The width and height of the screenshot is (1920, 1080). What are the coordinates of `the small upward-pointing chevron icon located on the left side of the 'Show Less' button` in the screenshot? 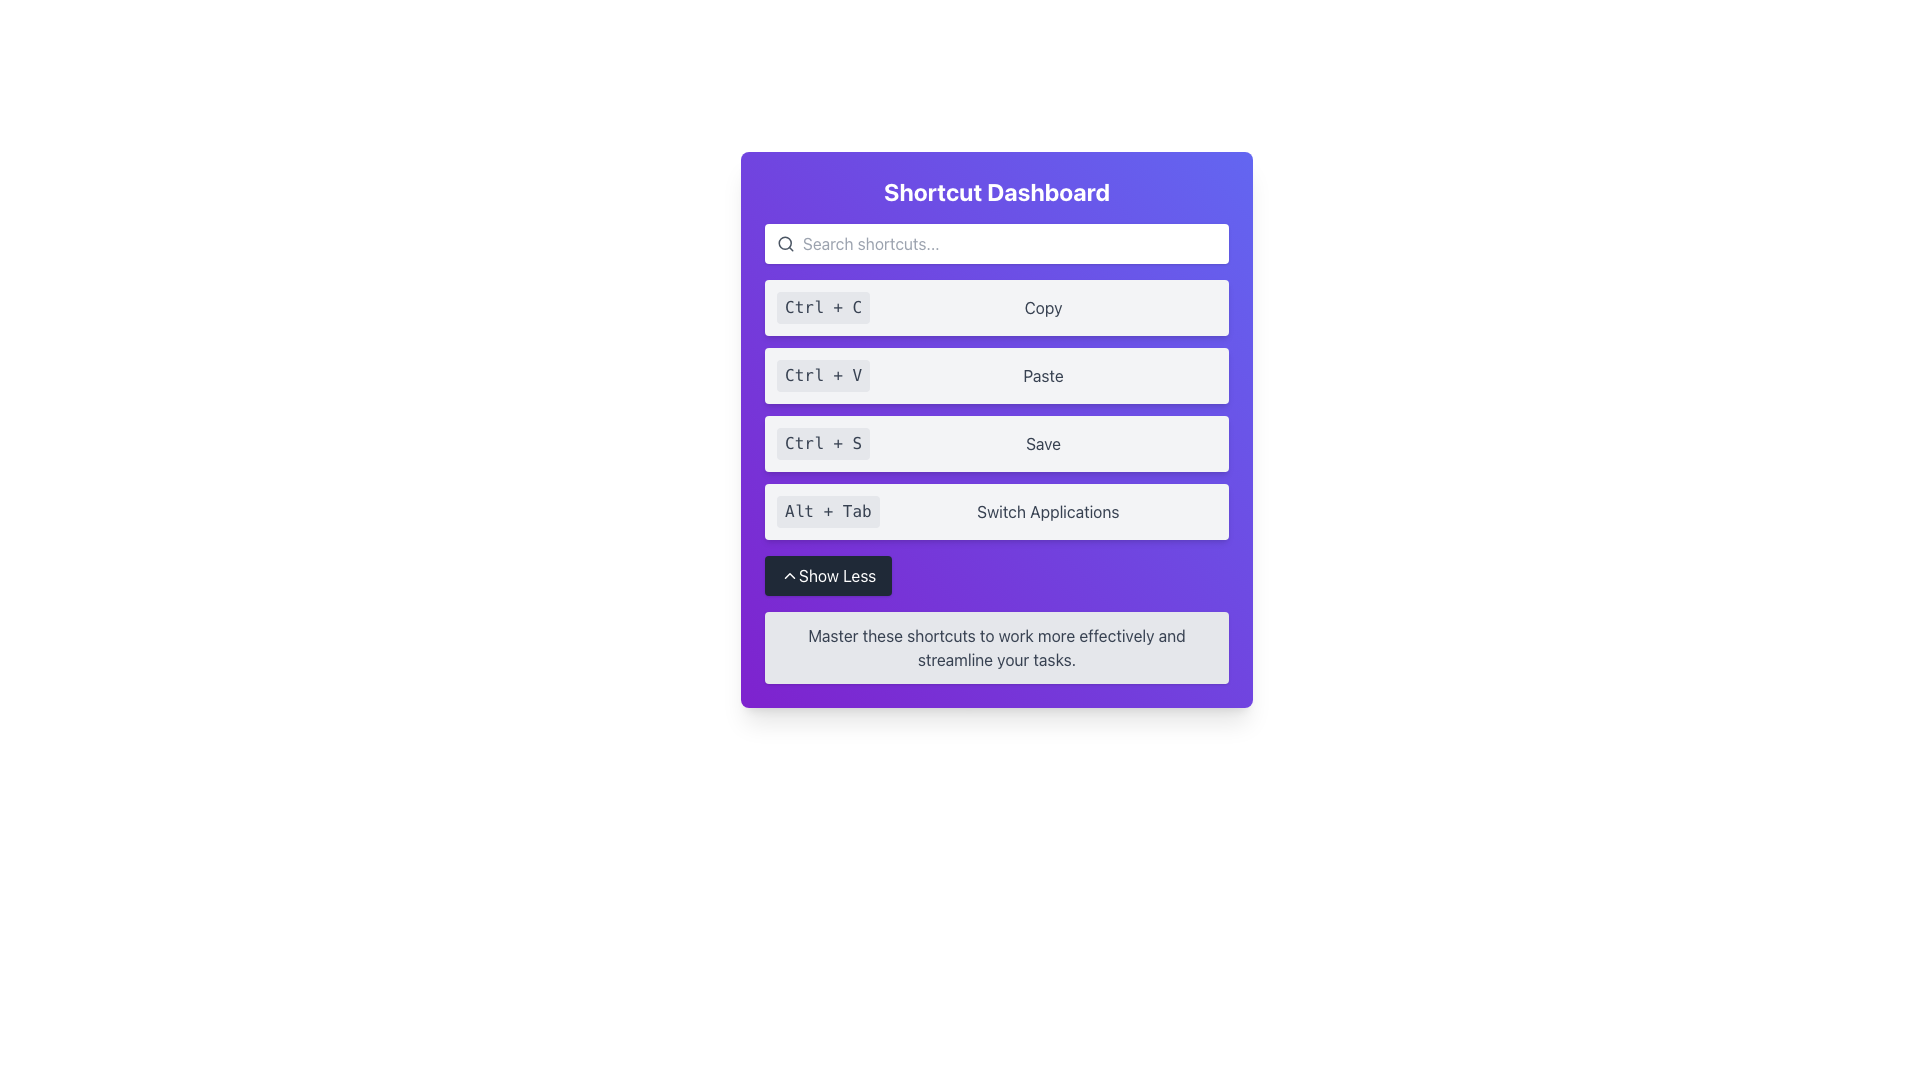 It's located at (789, 575).